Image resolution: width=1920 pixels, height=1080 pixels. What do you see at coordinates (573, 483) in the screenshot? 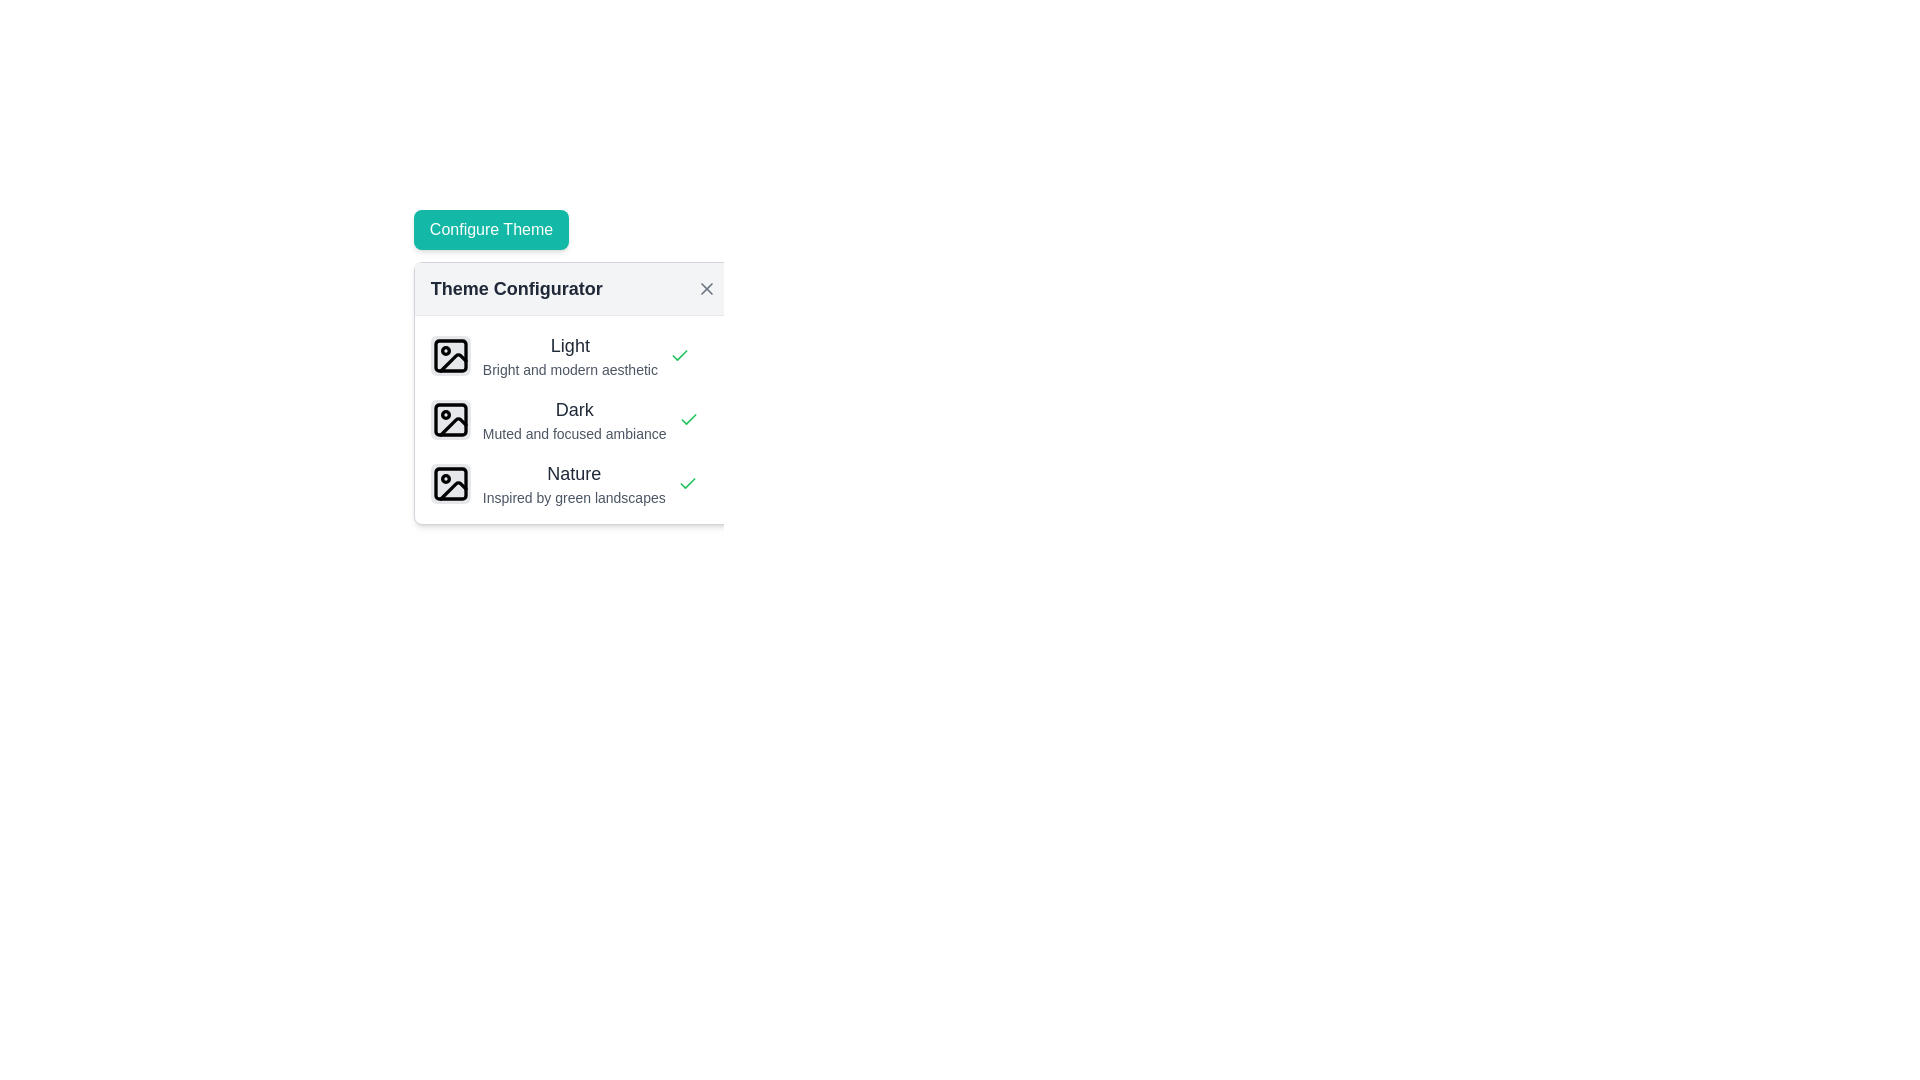
I see `the 'Nature' theme option text block, which is the third item in the vertical list within the 'Theme Configurator' widget` at bounding box center [573, 483].